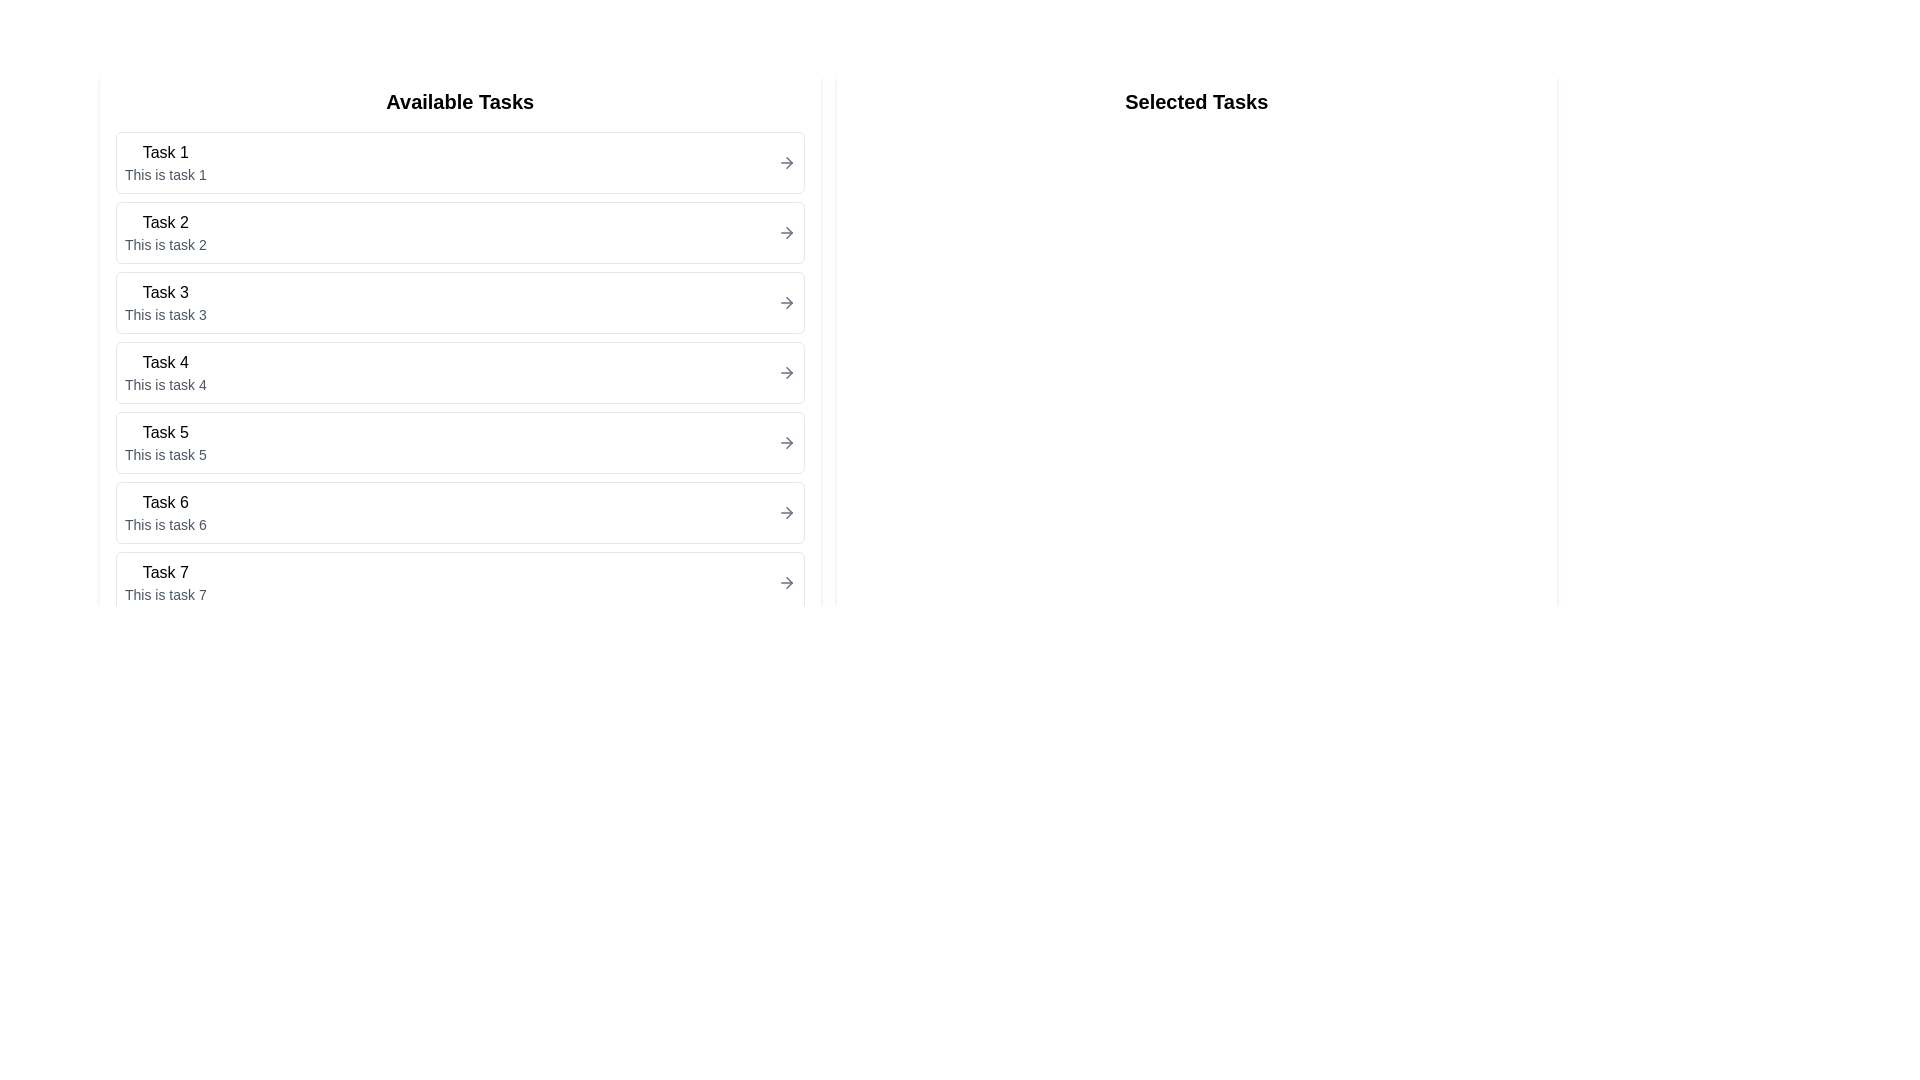 This screenshot has width=1920, height=1080. What do you see at coordinates (459, 101) in the screenshot?
I see `the header text displaying 'Available Tasks', which is bold and larger, serving as the title for the task list` at bounding box center [459, 101].